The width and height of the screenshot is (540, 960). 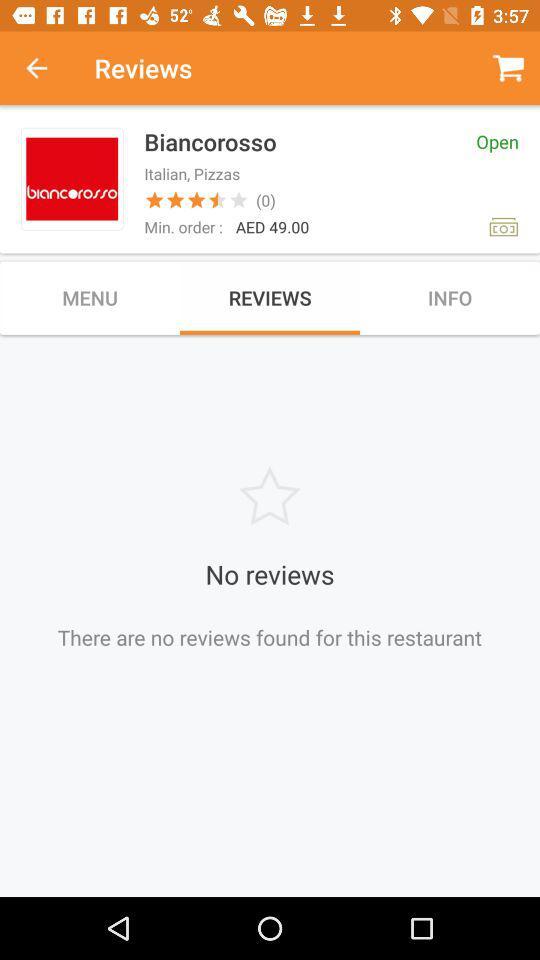 I want to click on return to the previous screen, so click(x=47, y=68).